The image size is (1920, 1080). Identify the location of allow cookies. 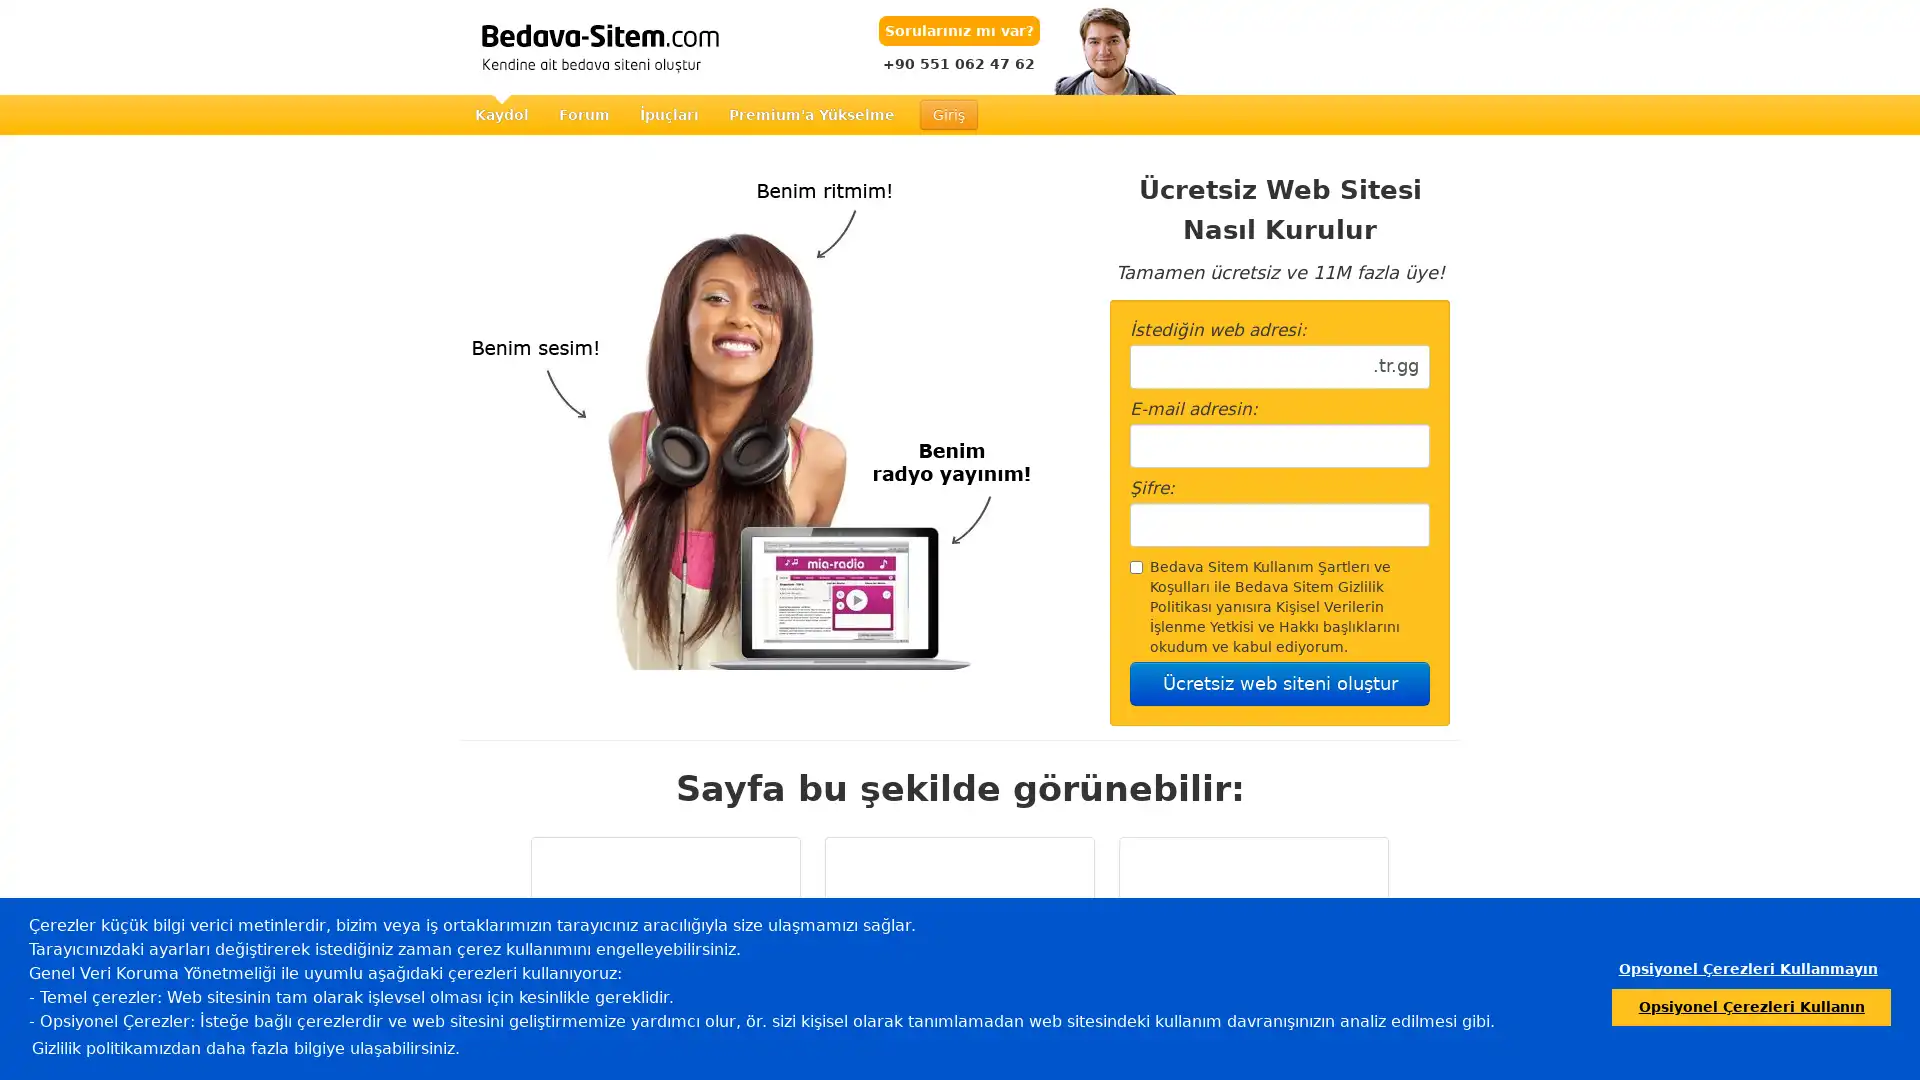
(1750, 1006).